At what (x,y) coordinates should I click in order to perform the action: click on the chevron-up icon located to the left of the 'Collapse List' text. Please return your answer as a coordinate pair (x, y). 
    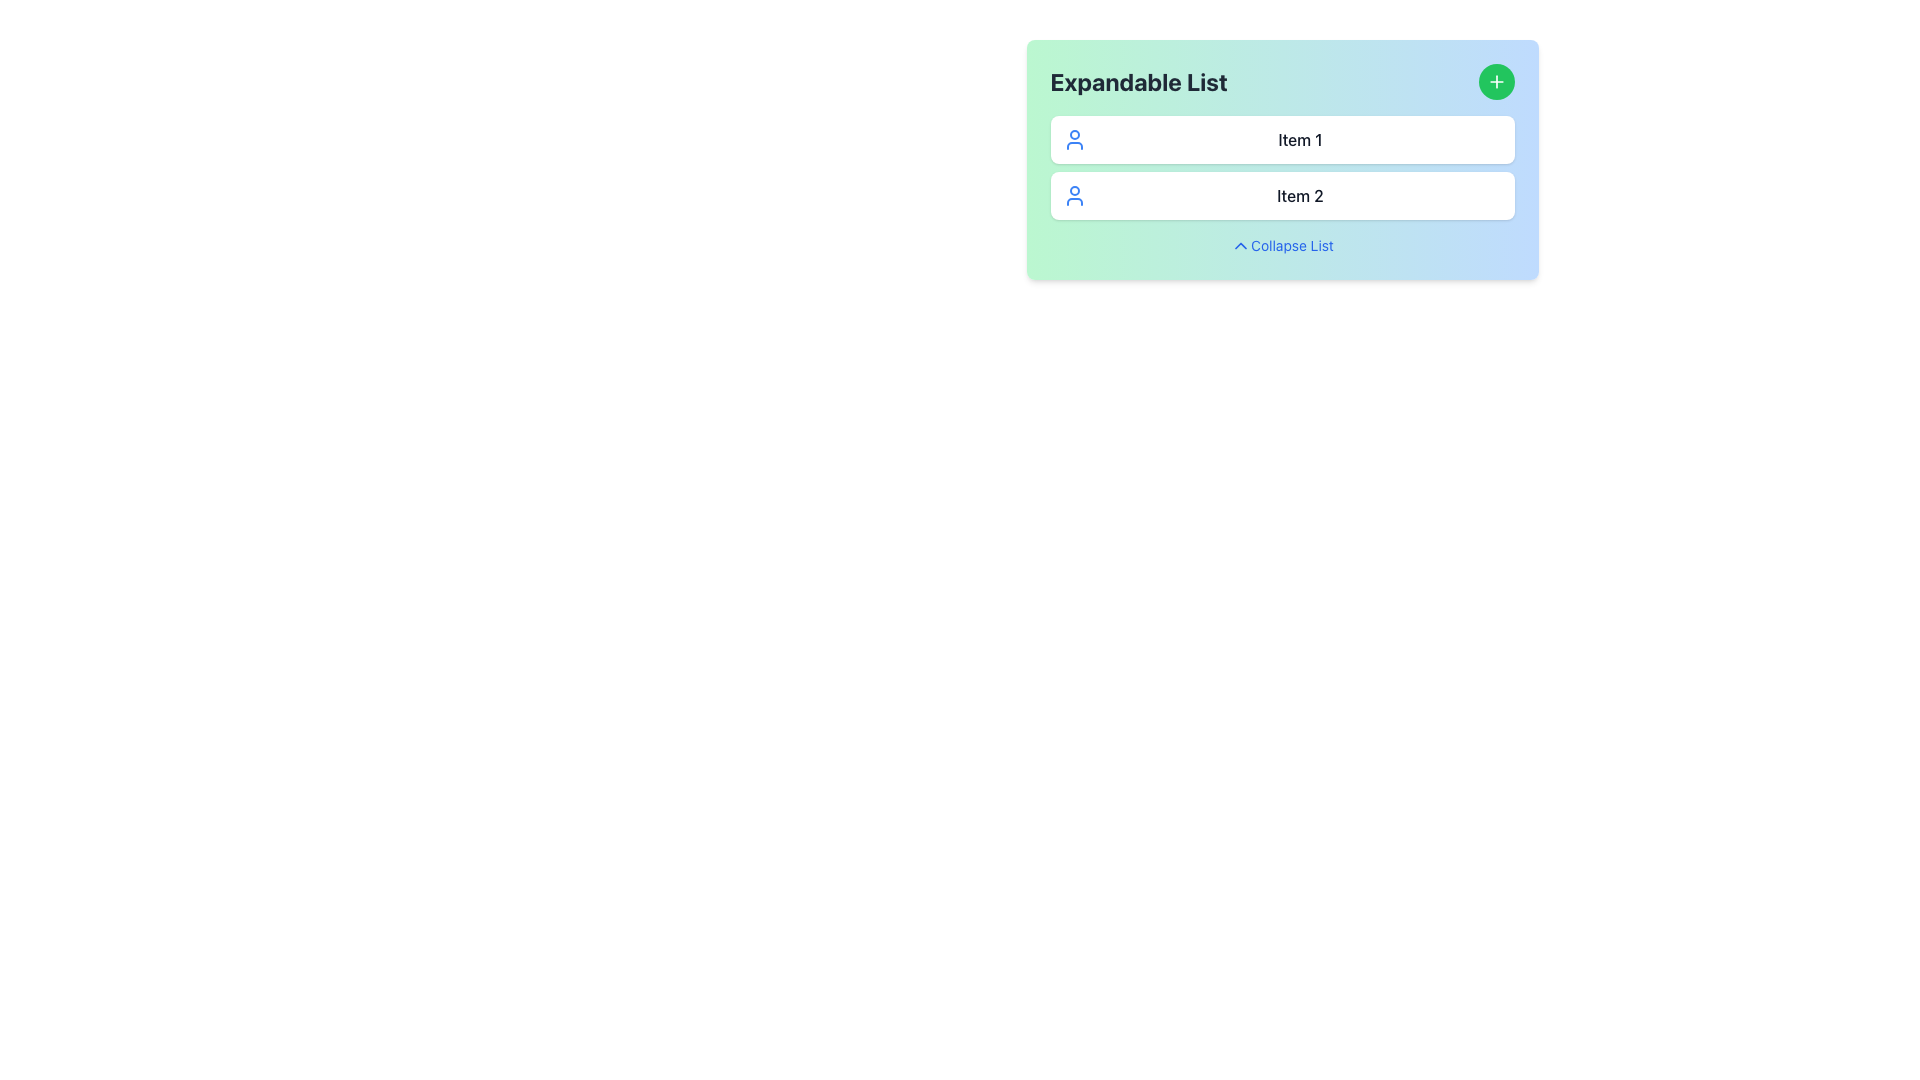
    Looking at the image, I should click on (1240, 245).